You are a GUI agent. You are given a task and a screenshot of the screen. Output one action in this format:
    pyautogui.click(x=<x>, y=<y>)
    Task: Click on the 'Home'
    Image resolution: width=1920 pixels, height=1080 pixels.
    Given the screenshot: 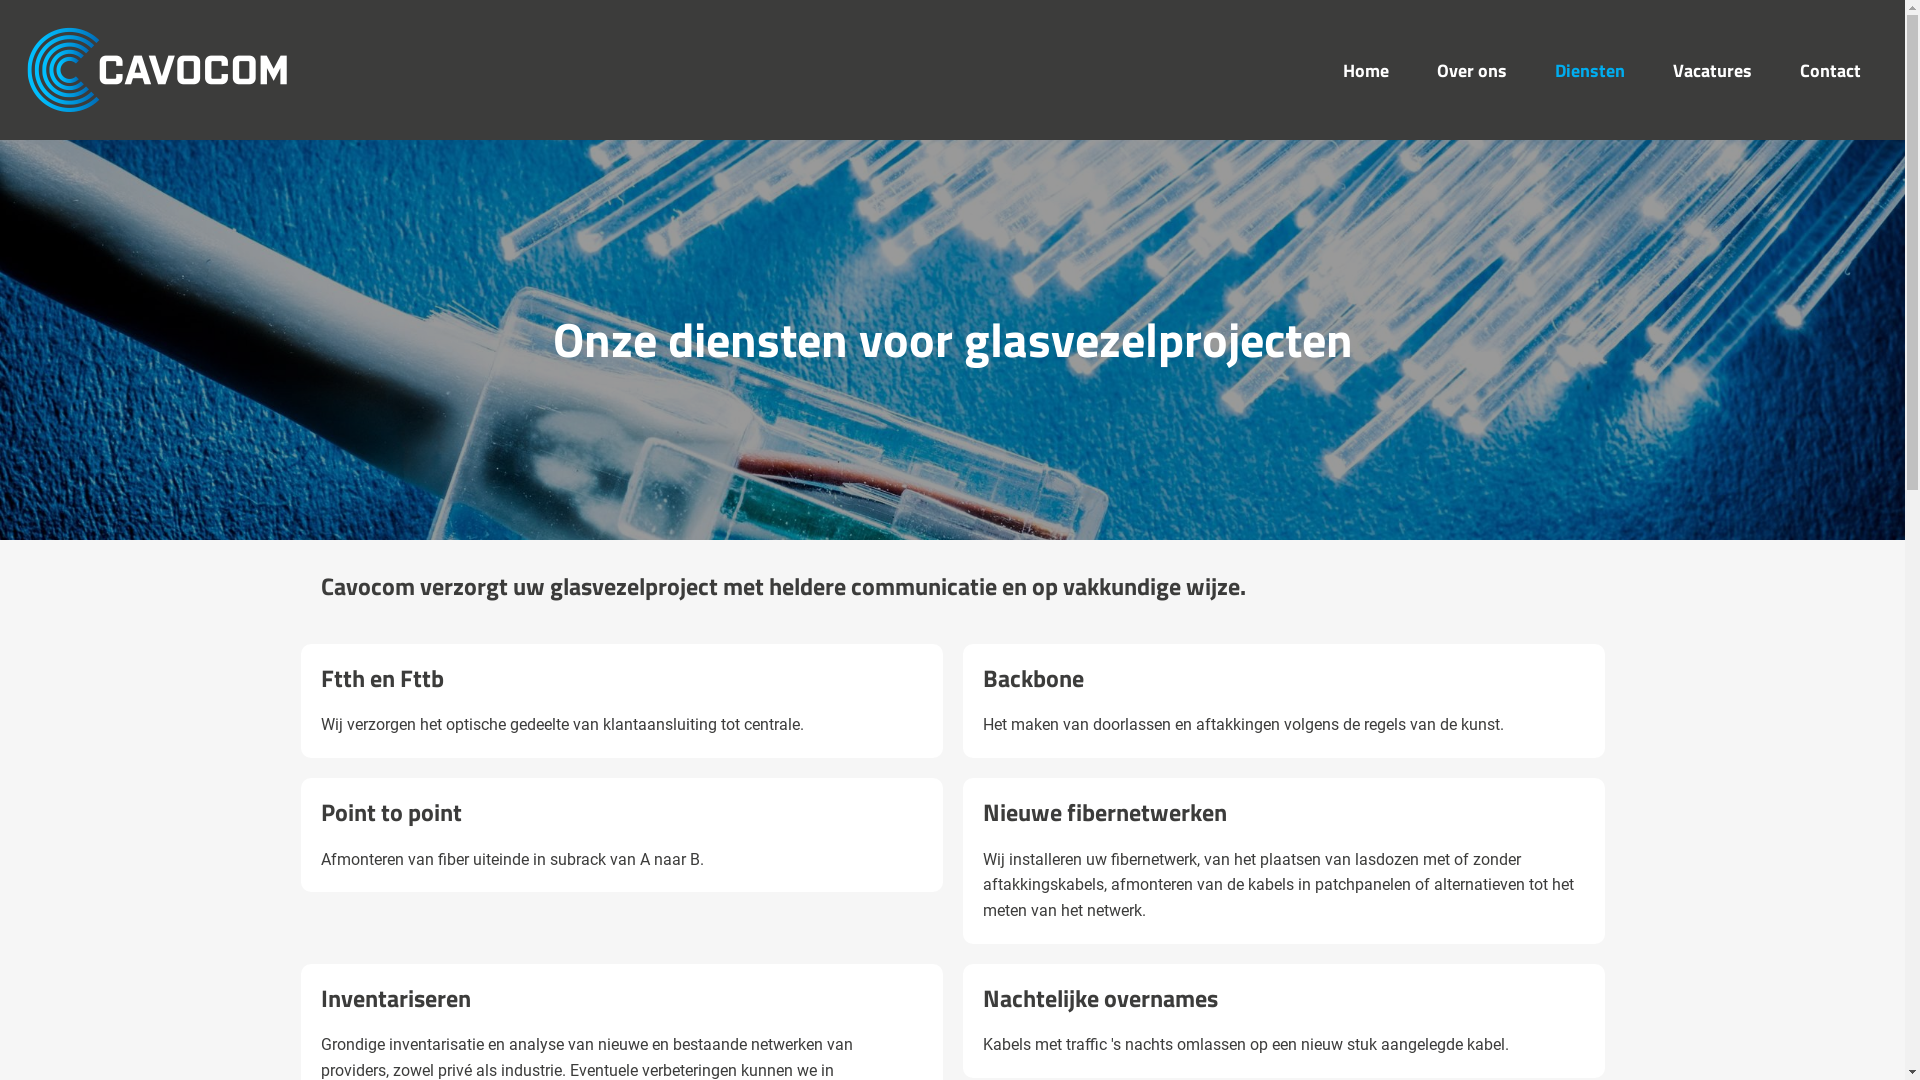 What is the action you would take?
    pyautogui.click(x=1365, y=68)
    